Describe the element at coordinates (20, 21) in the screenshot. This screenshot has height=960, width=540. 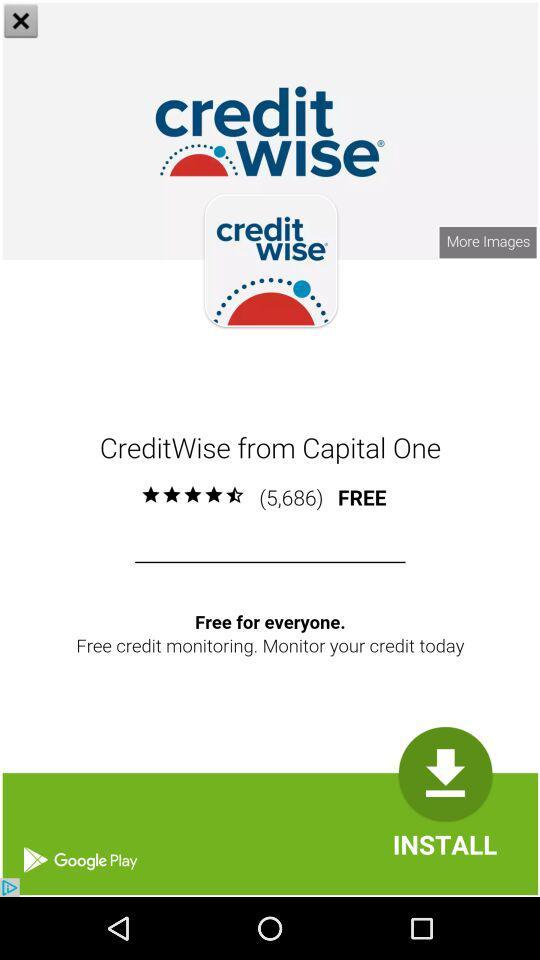
I see `the close icon` at that location.